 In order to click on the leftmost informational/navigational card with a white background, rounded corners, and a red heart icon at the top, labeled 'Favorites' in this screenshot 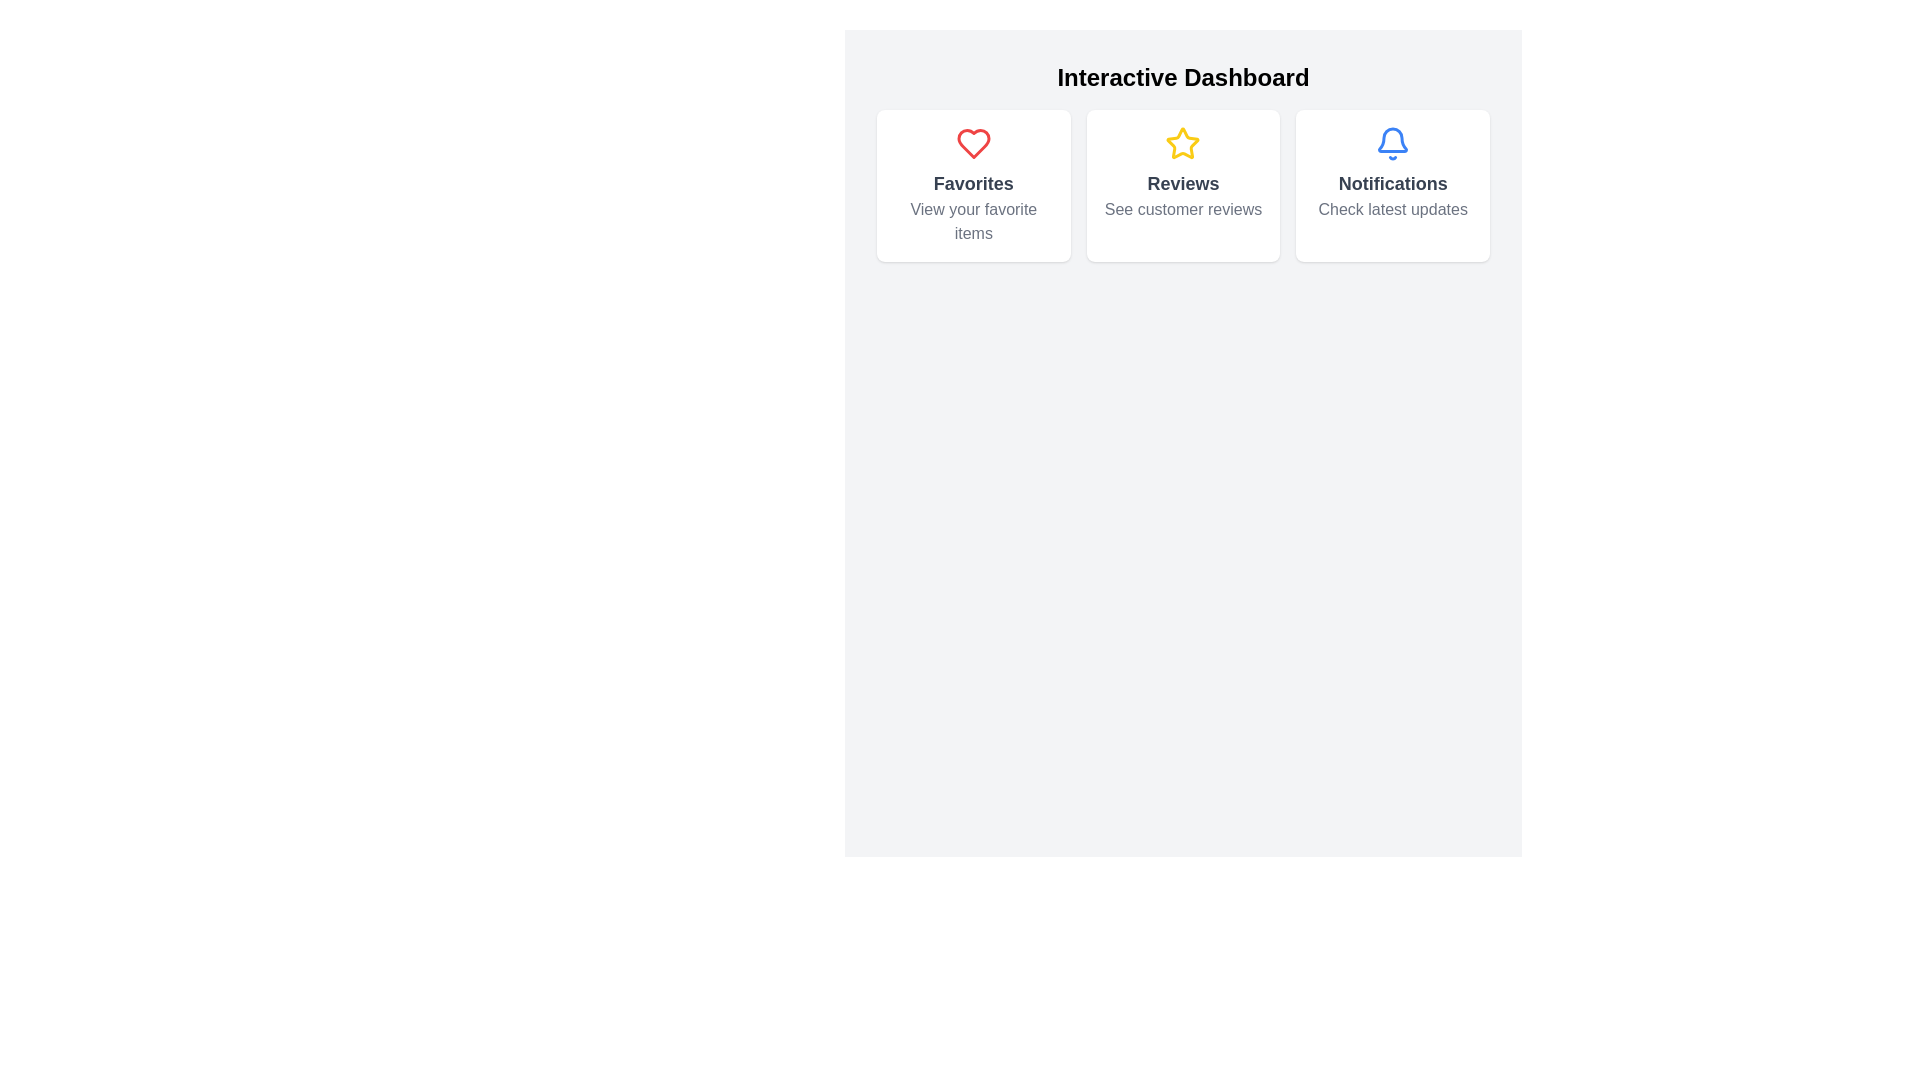, I will do `click(973, 185)`.